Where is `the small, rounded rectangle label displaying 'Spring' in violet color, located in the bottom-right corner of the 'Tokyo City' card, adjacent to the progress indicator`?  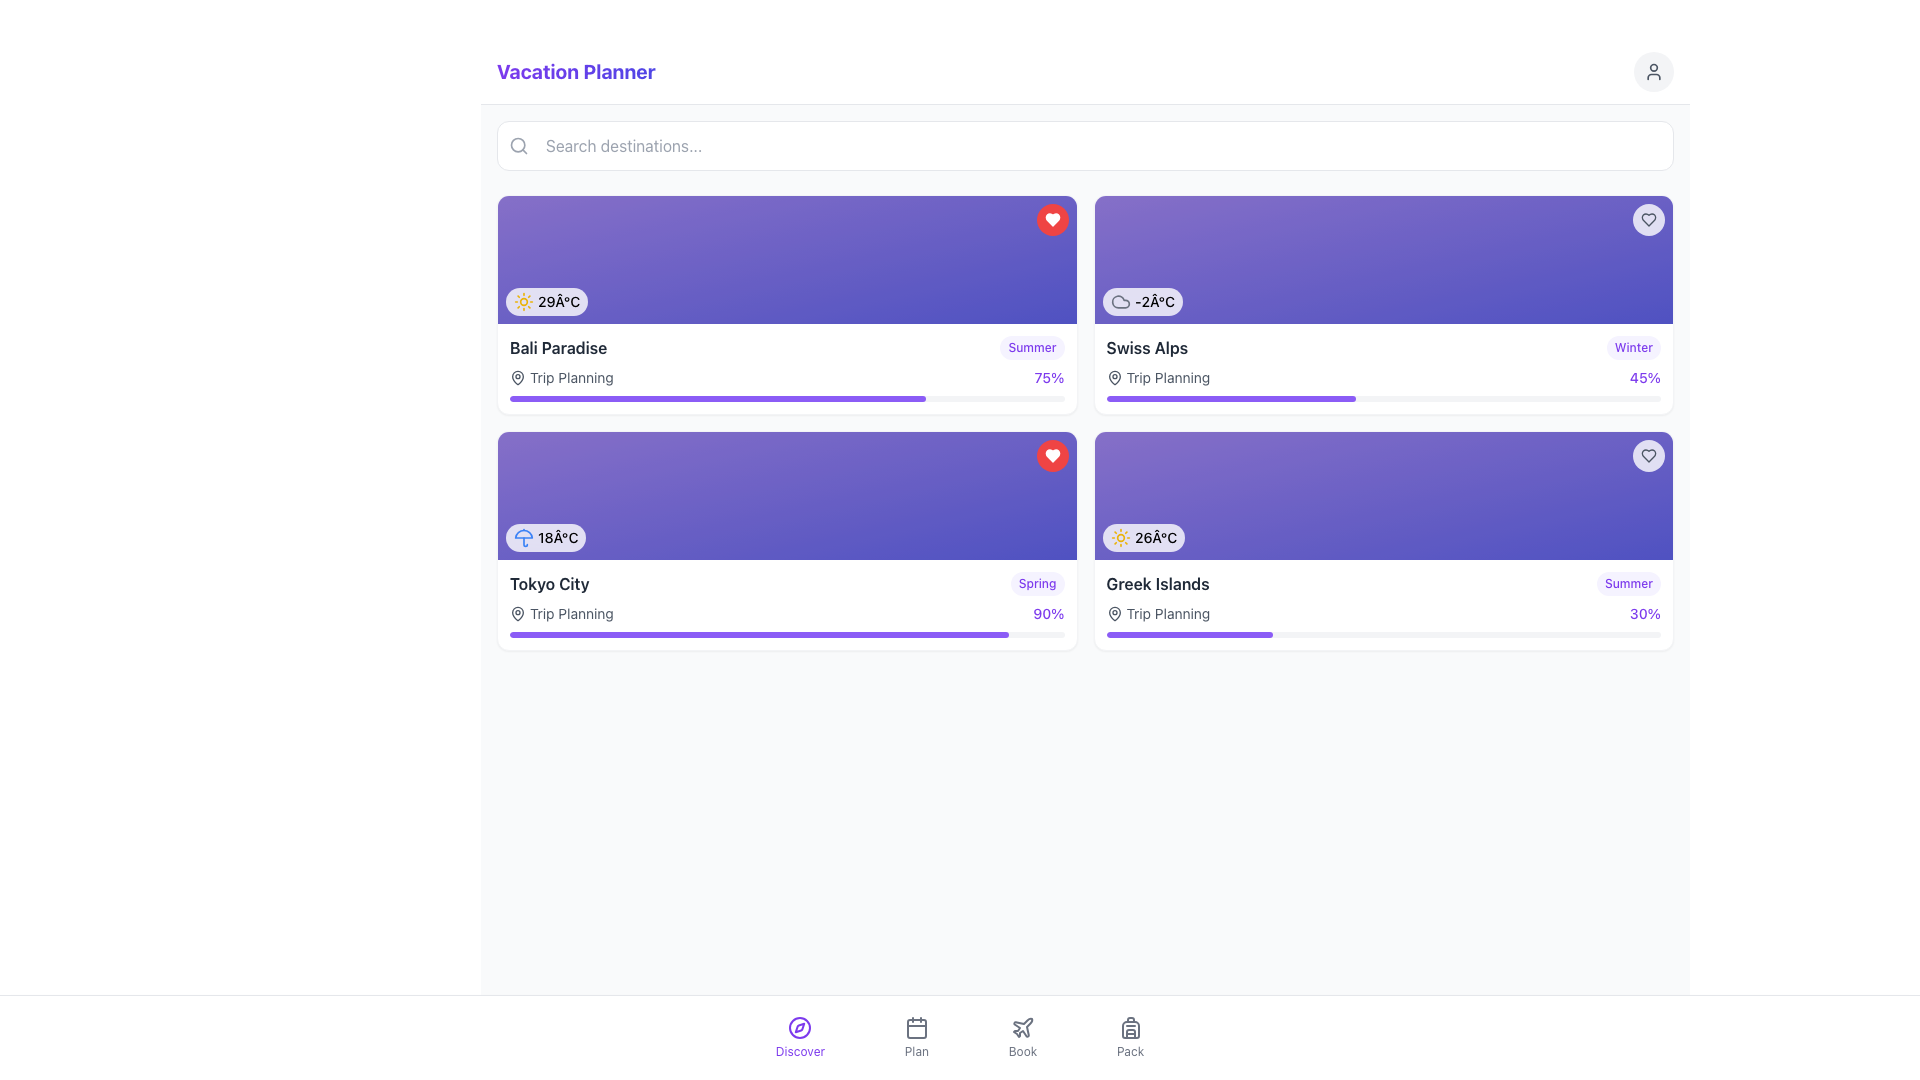
the small, rounded rectangle label displaying 'Spring' in violet color, located in the bottom-right corner of the 'Tokyo City' card, adjacent to the progress indicator is located at coordinates (1037, 583).